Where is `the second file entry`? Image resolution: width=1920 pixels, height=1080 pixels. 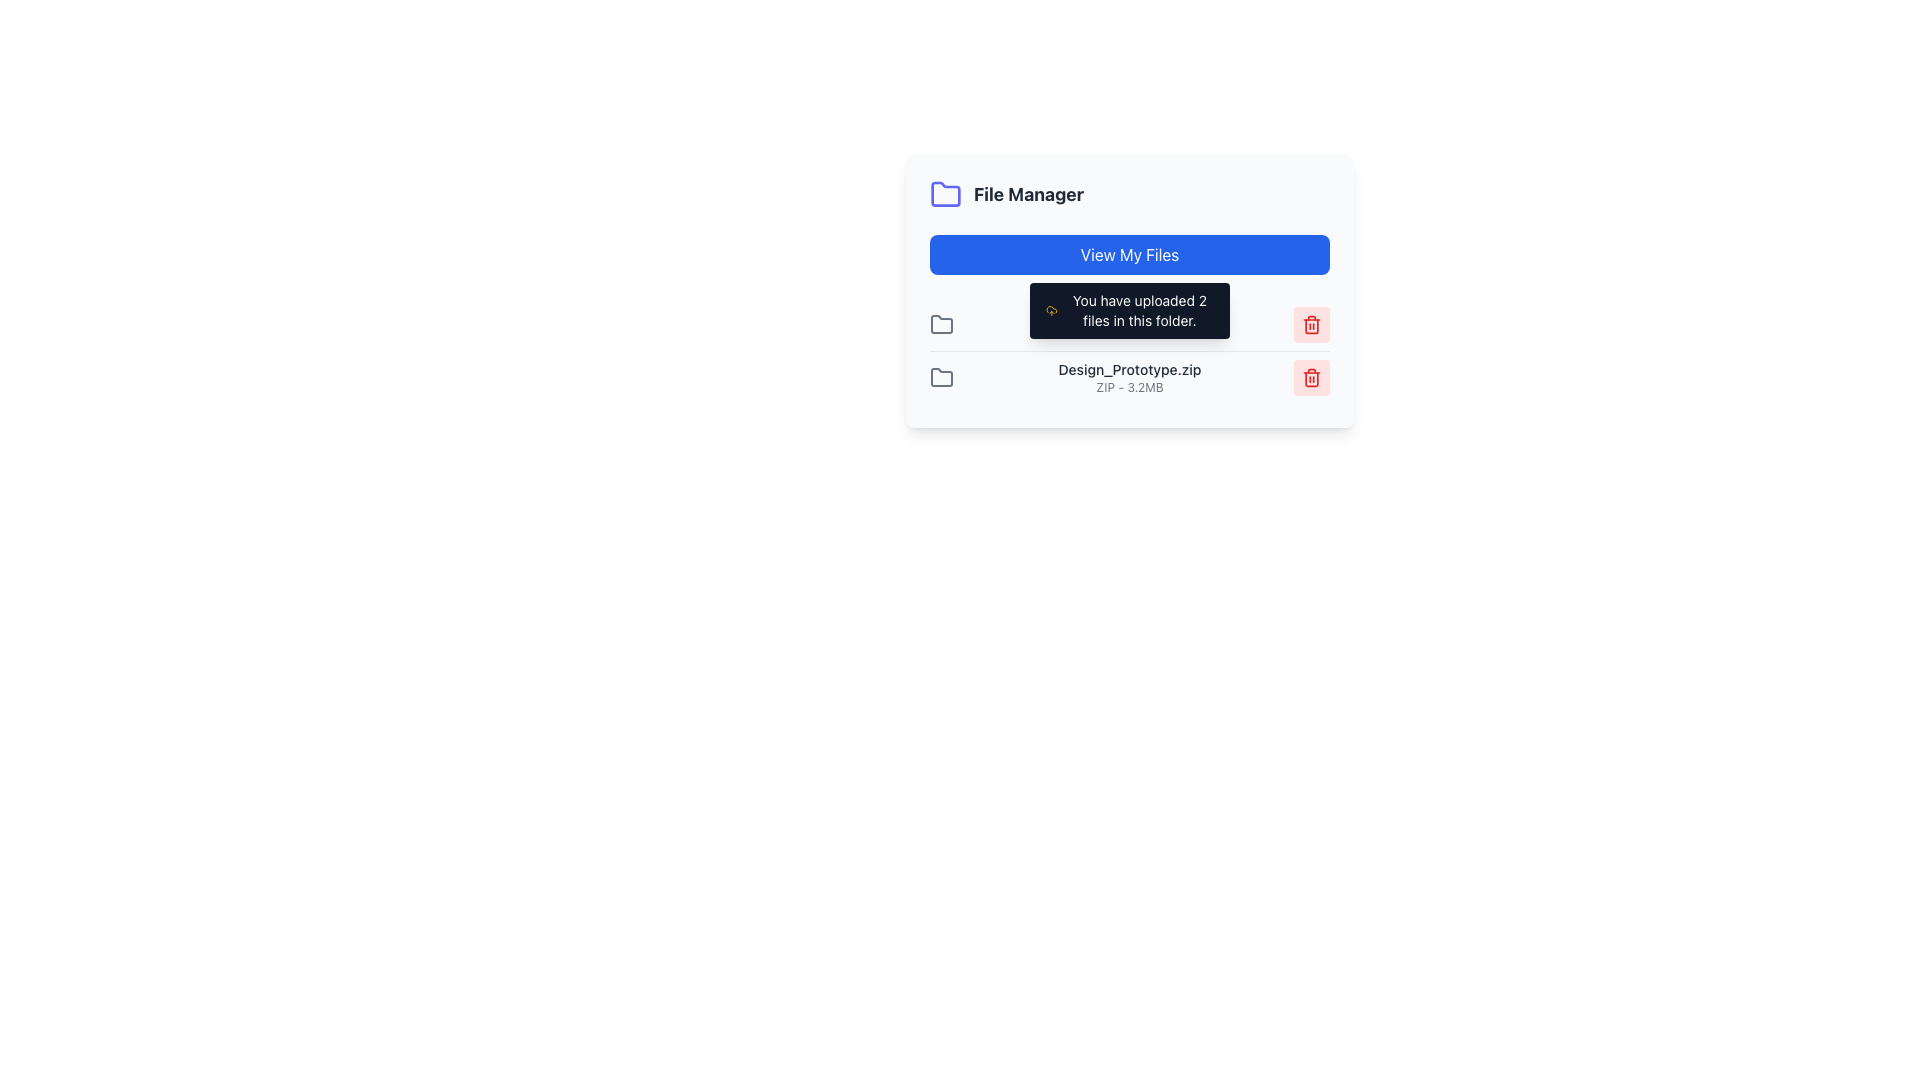
the second file entry is located at coordinates (1129, 350).